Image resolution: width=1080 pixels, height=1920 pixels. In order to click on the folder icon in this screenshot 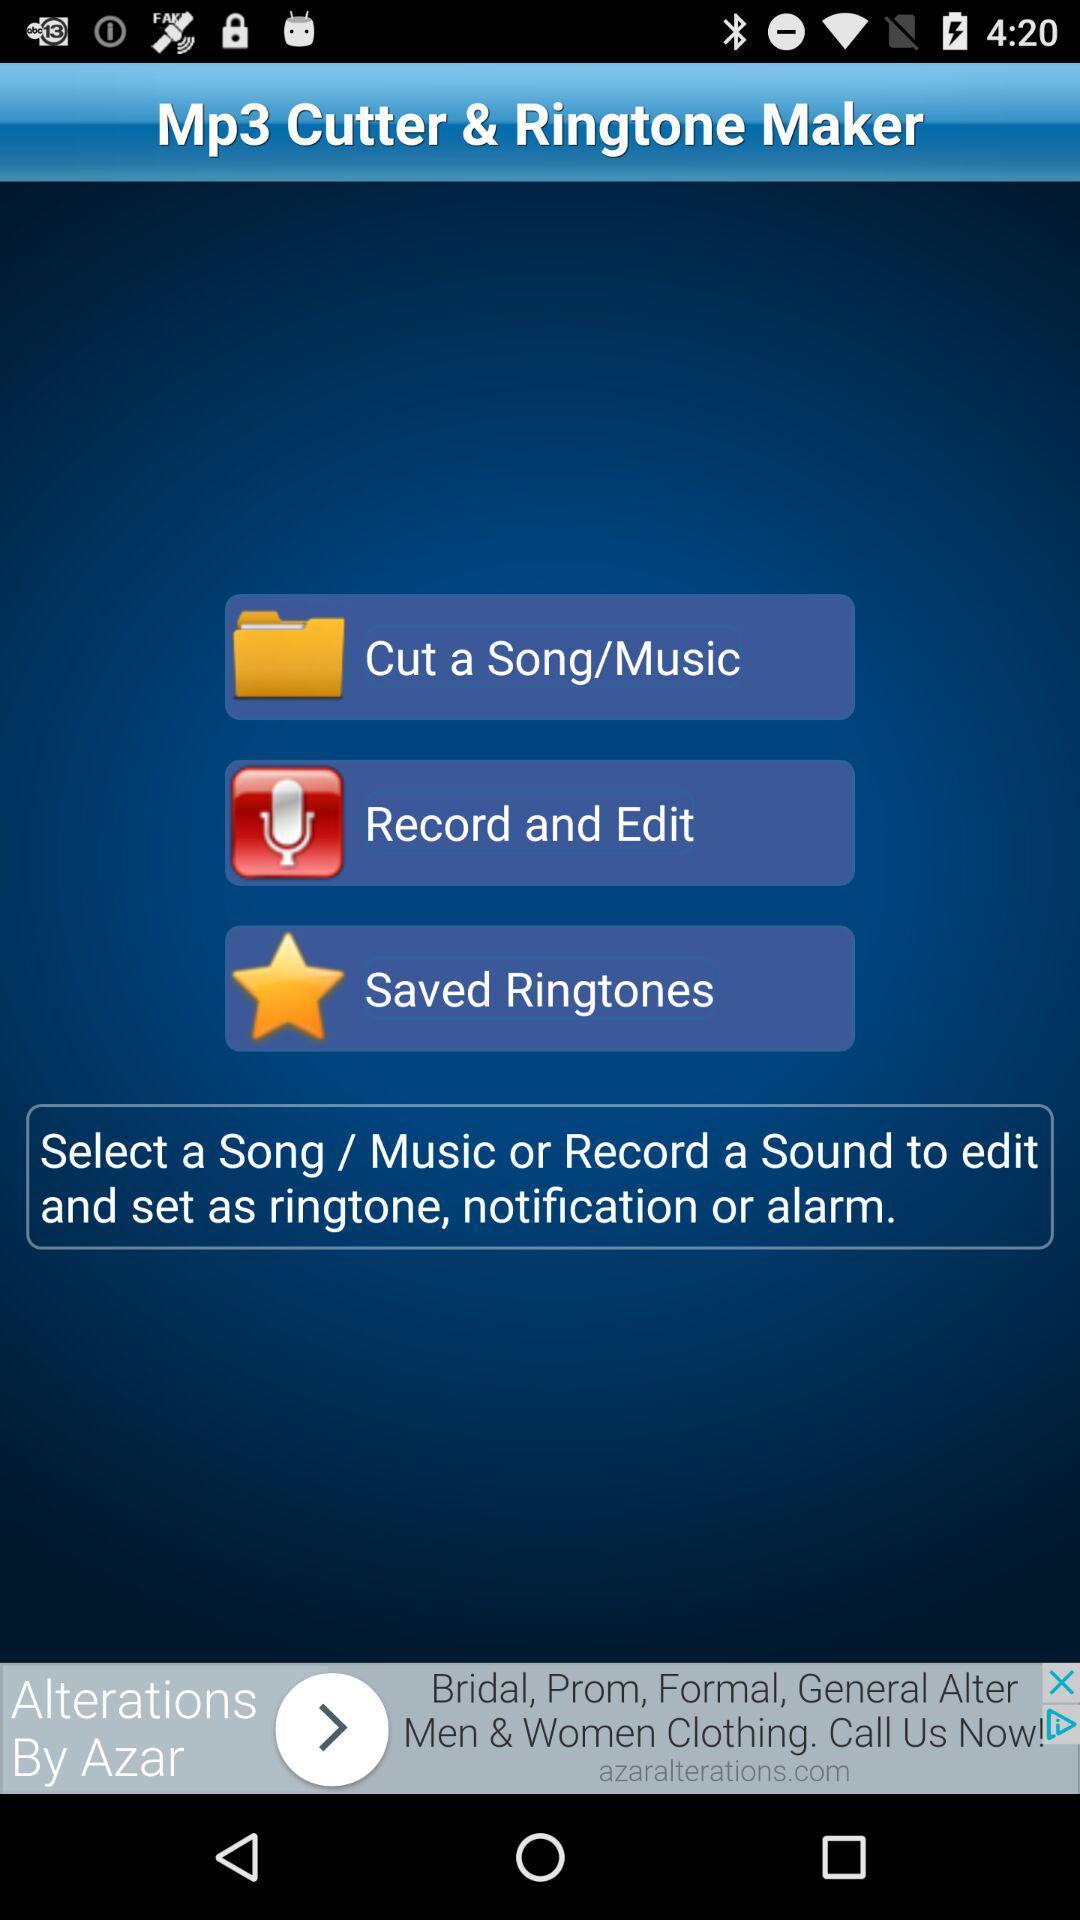, I will do `click(288, 703)`.